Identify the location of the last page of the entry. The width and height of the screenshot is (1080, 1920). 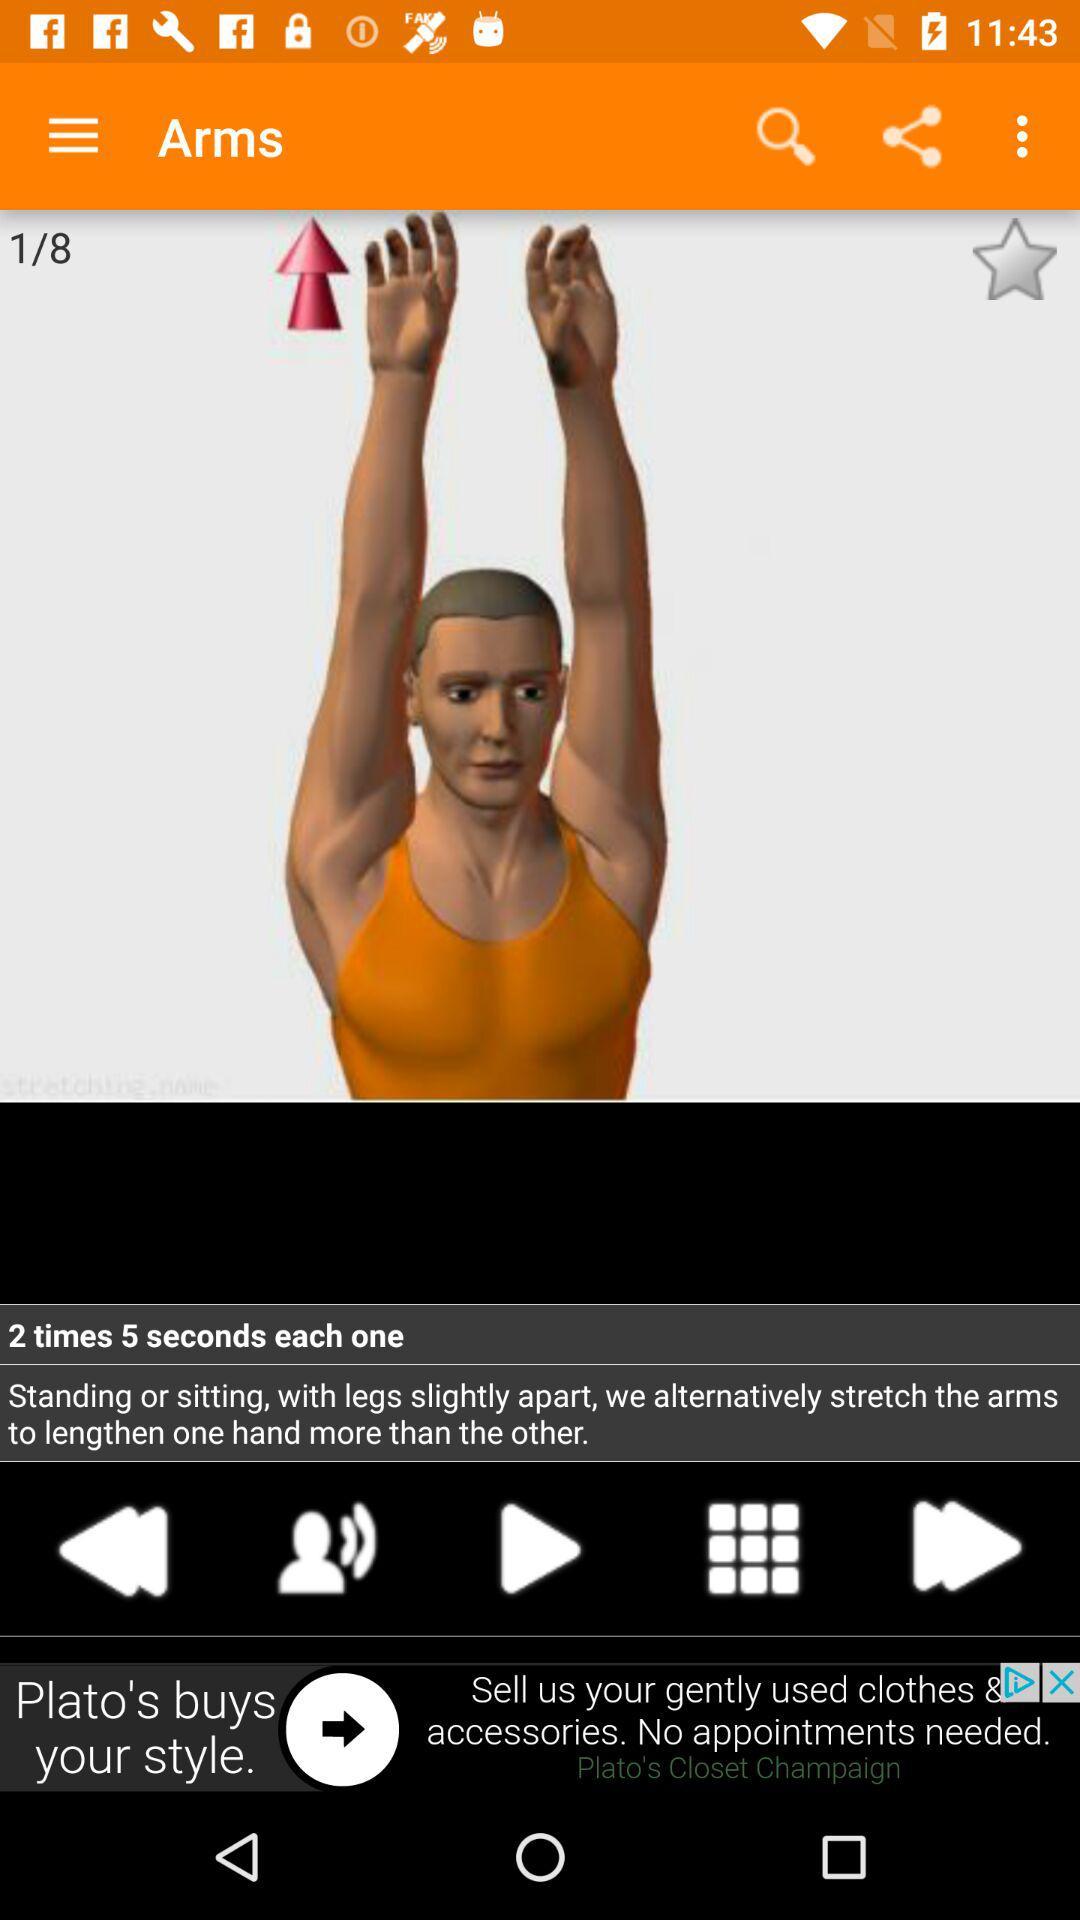
(964, 1547).